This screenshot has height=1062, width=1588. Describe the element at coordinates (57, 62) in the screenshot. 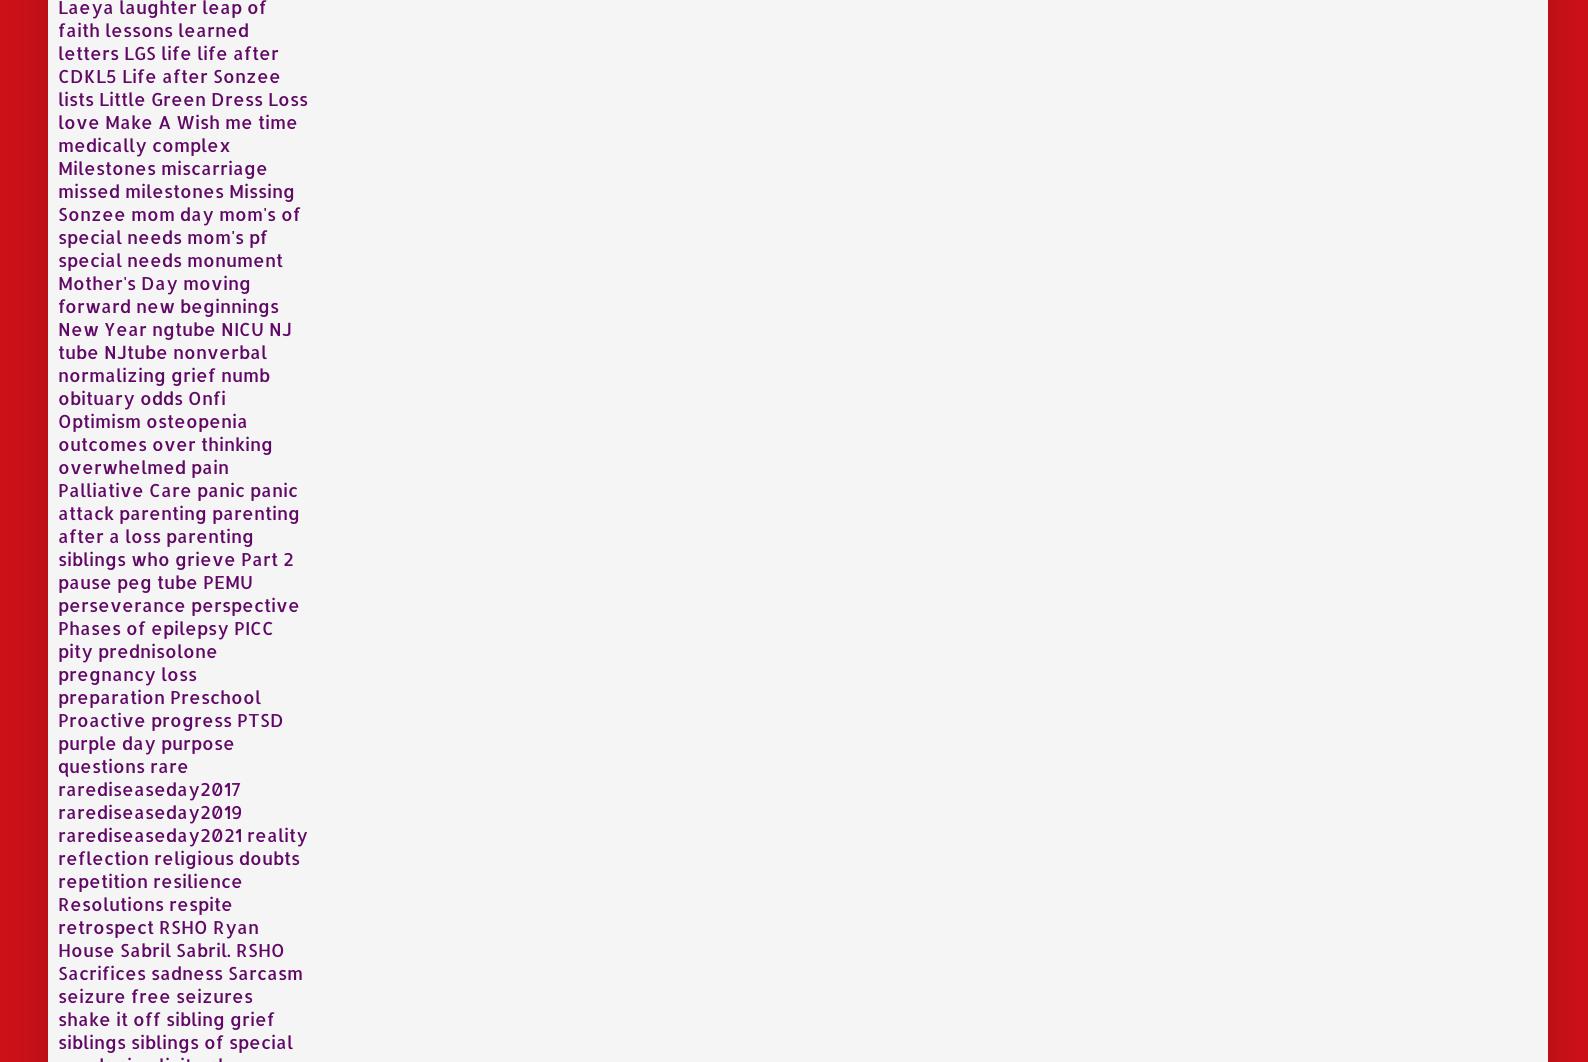

I see `'life after CDKL5'` at that location.